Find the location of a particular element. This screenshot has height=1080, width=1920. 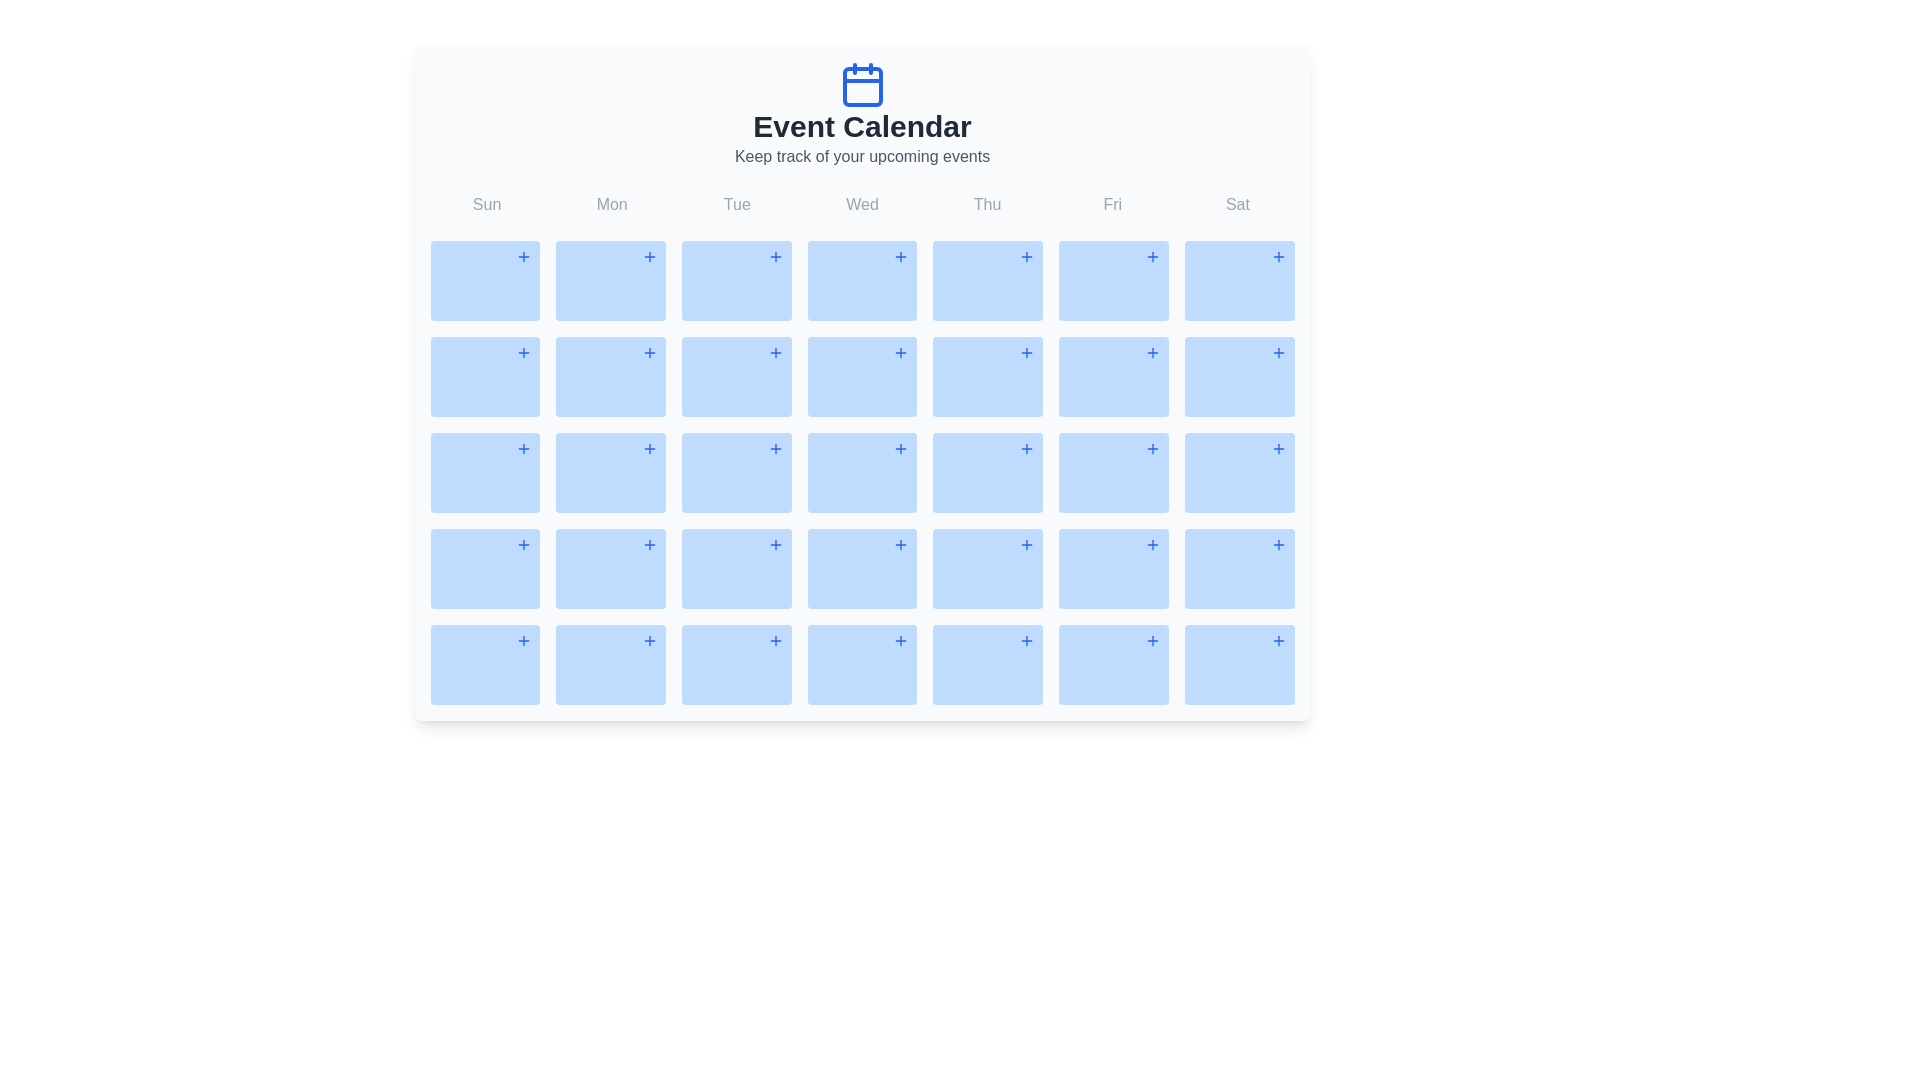

the informational static text element located directly underneath the 'Event Calendar' heading, which clarifies its purpose is located at coordinates (862, 156).